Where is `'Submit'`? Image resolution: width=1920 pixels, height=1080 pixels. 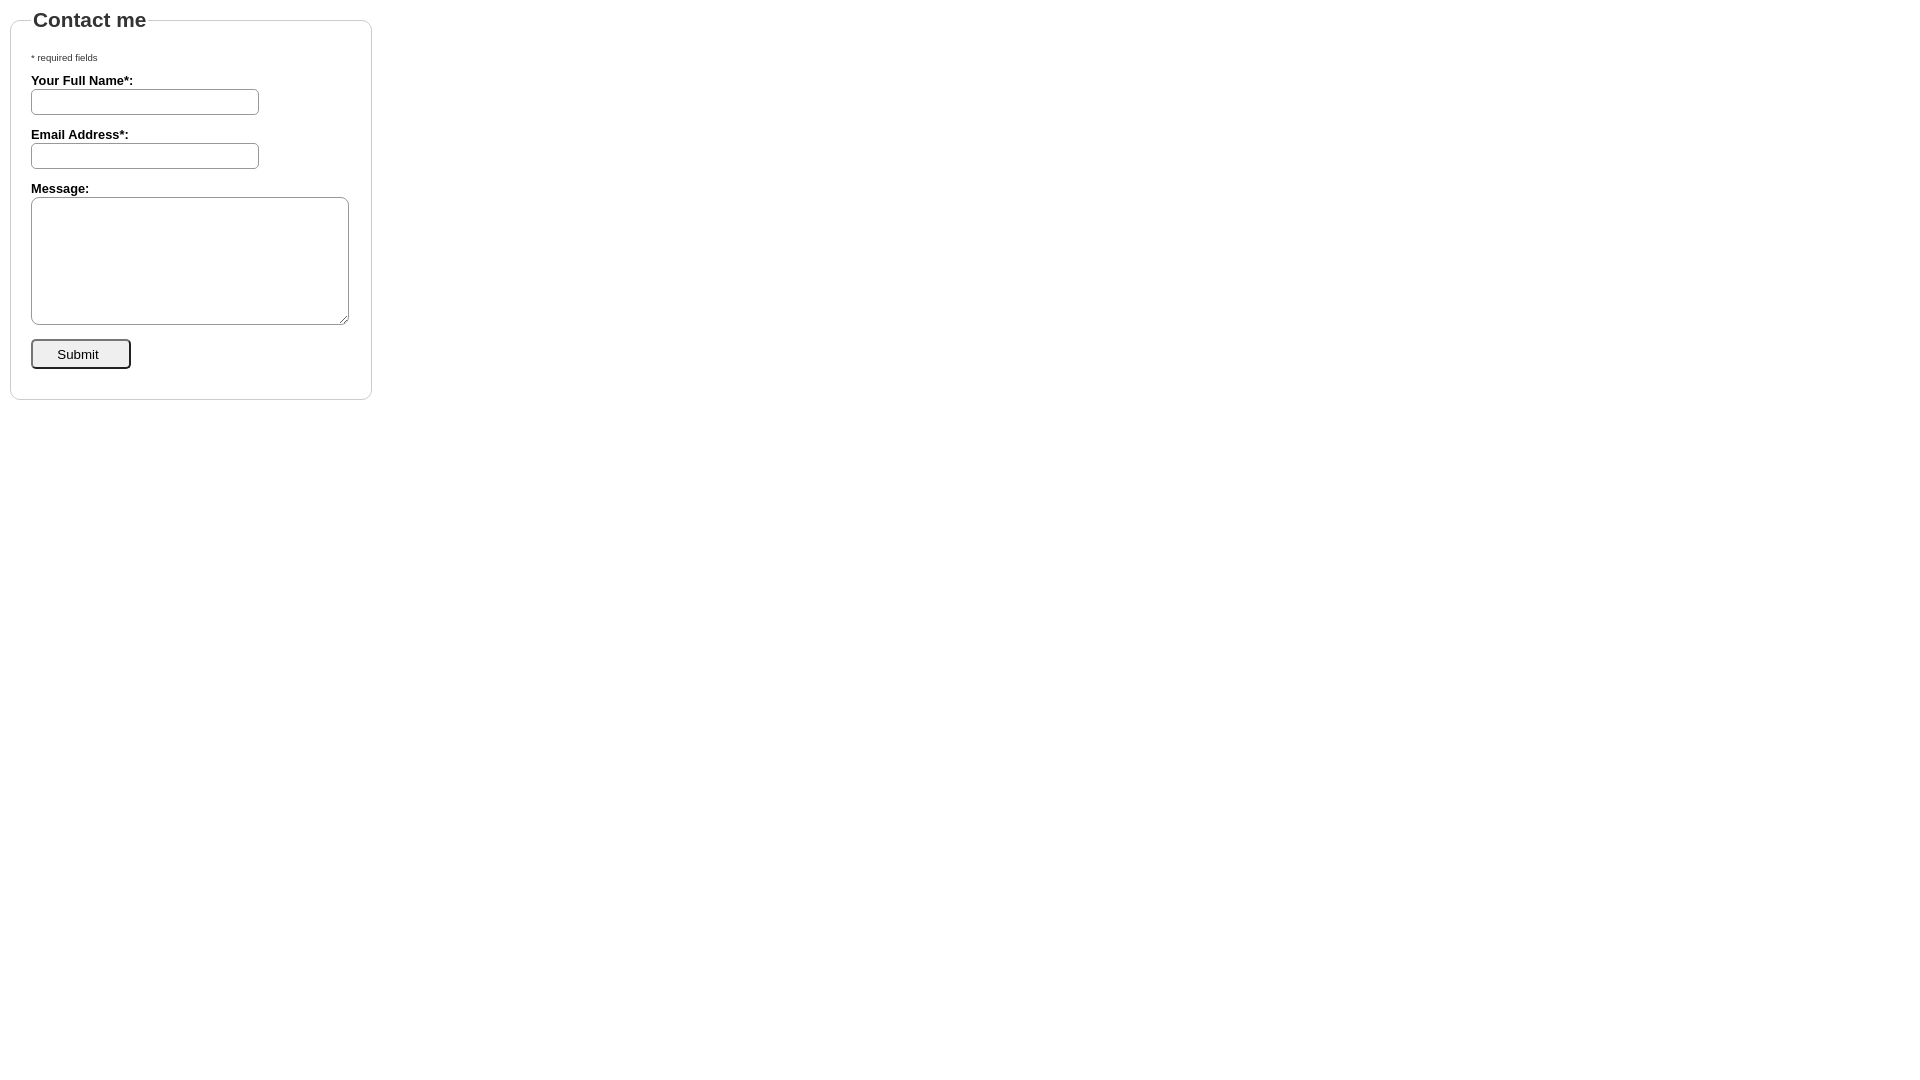
'Submit' is located at coordinates (80, 353).